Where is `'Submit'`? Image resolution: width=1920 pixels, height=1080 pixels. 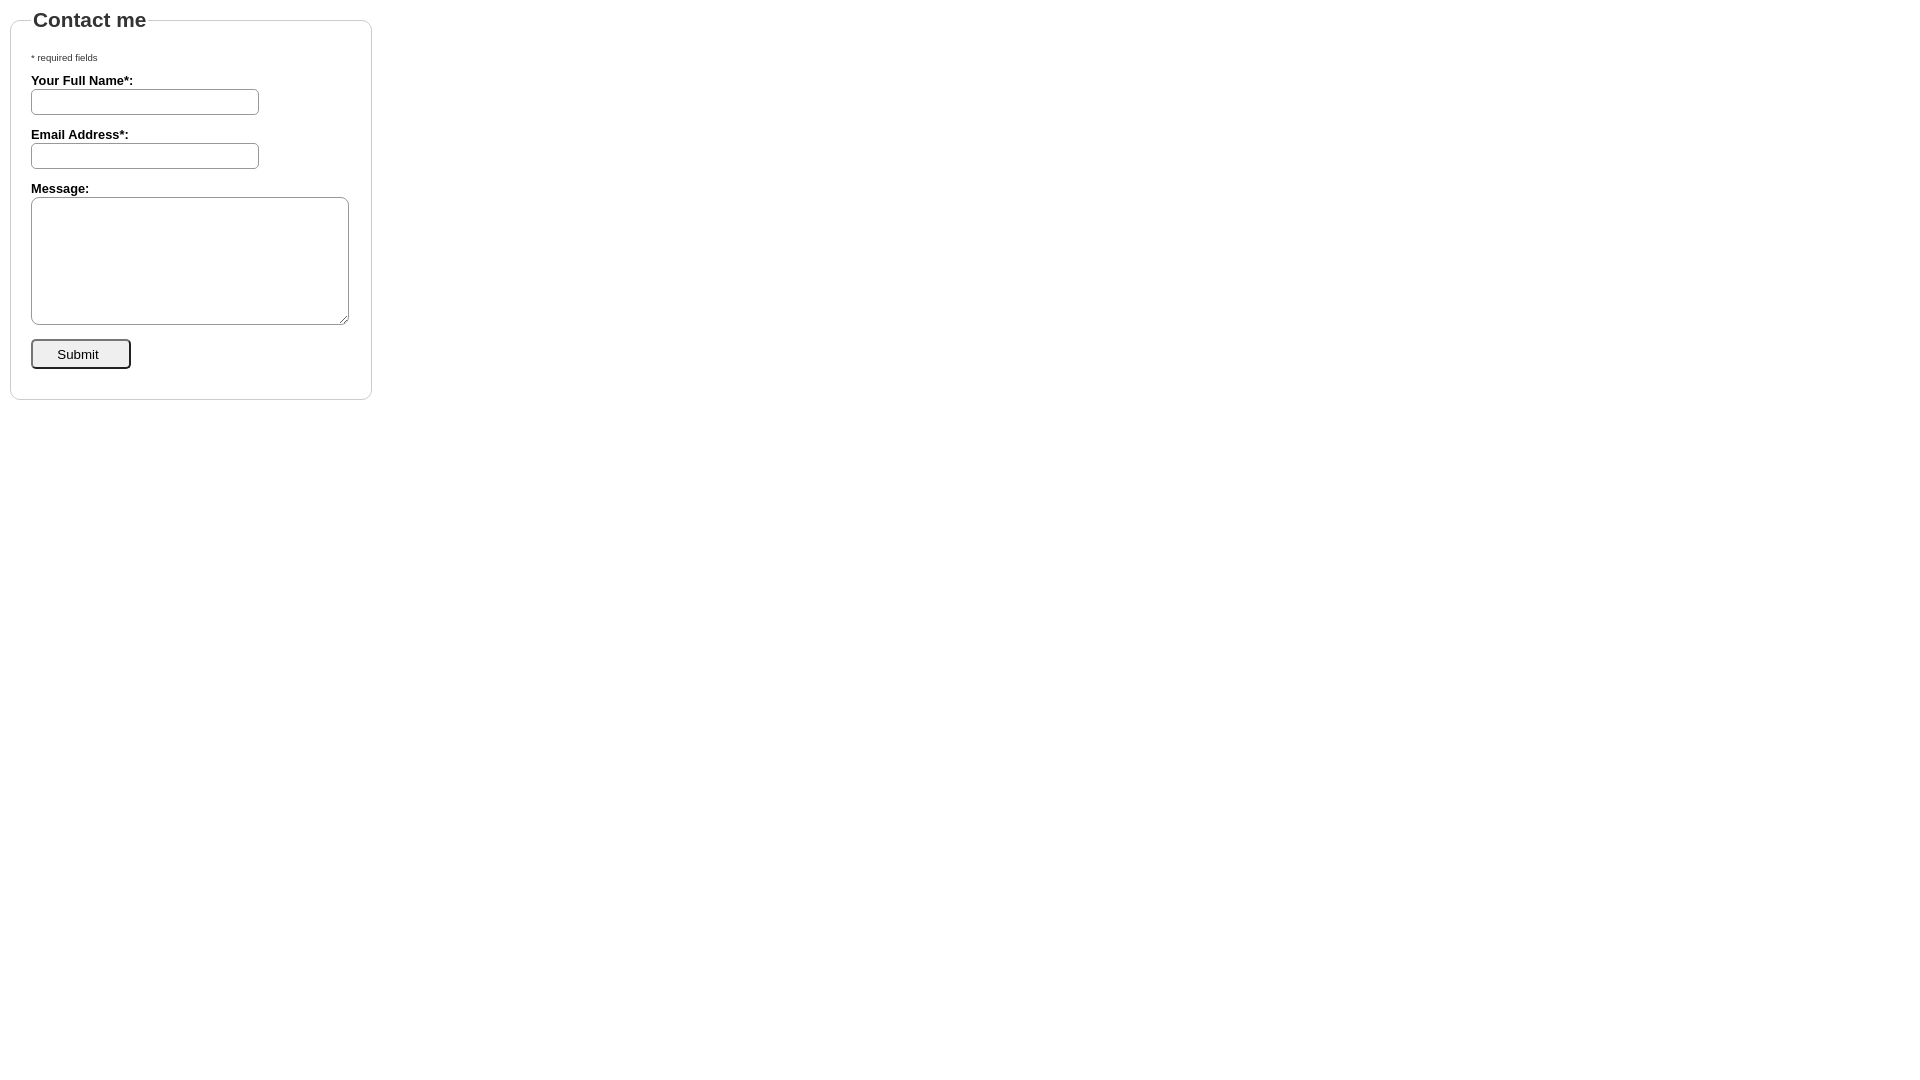
'Submit' is located at coordinates (80, 353).